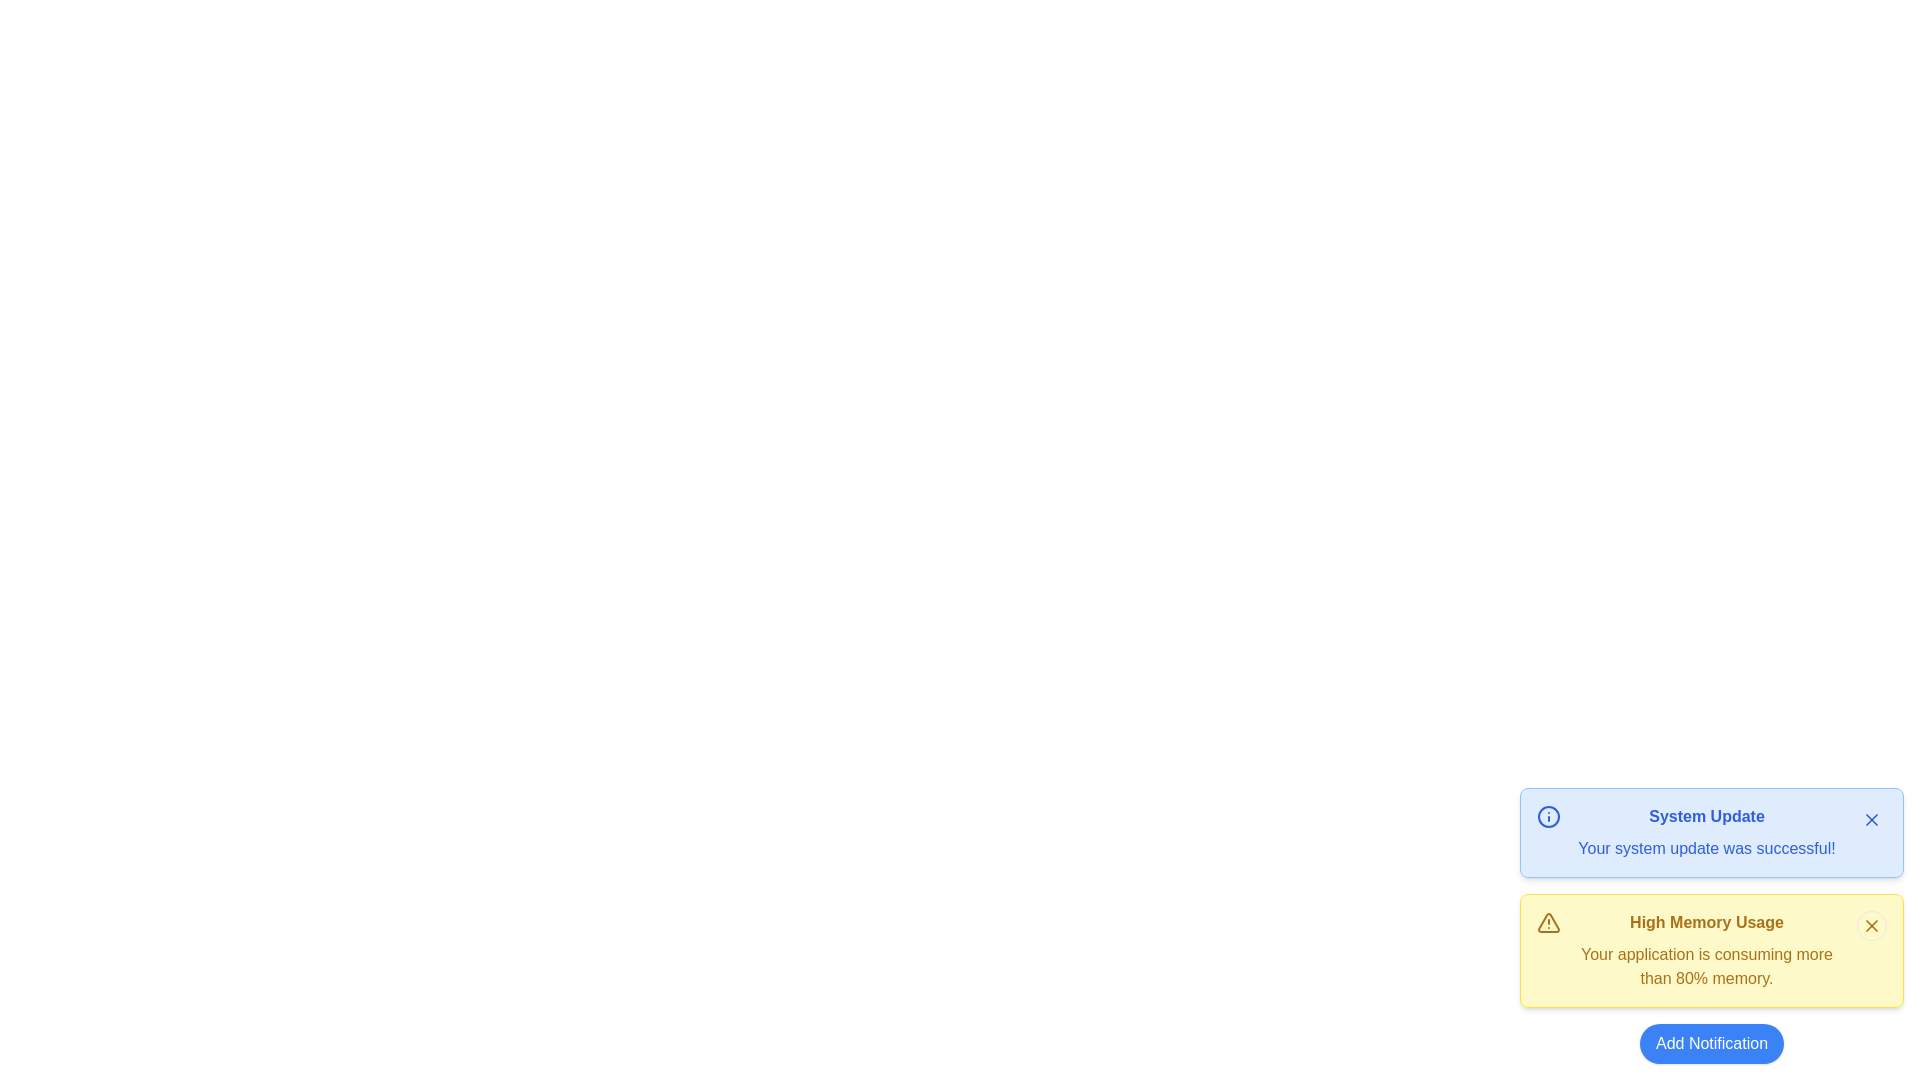 The image size is (1920, 1080). What do you see at coordinates (1871, 820) in the screenshot?
I see `the close icon located in the top-right corner of the blue notification box labeled 'System Update'` at bounding box center [1871, 820].